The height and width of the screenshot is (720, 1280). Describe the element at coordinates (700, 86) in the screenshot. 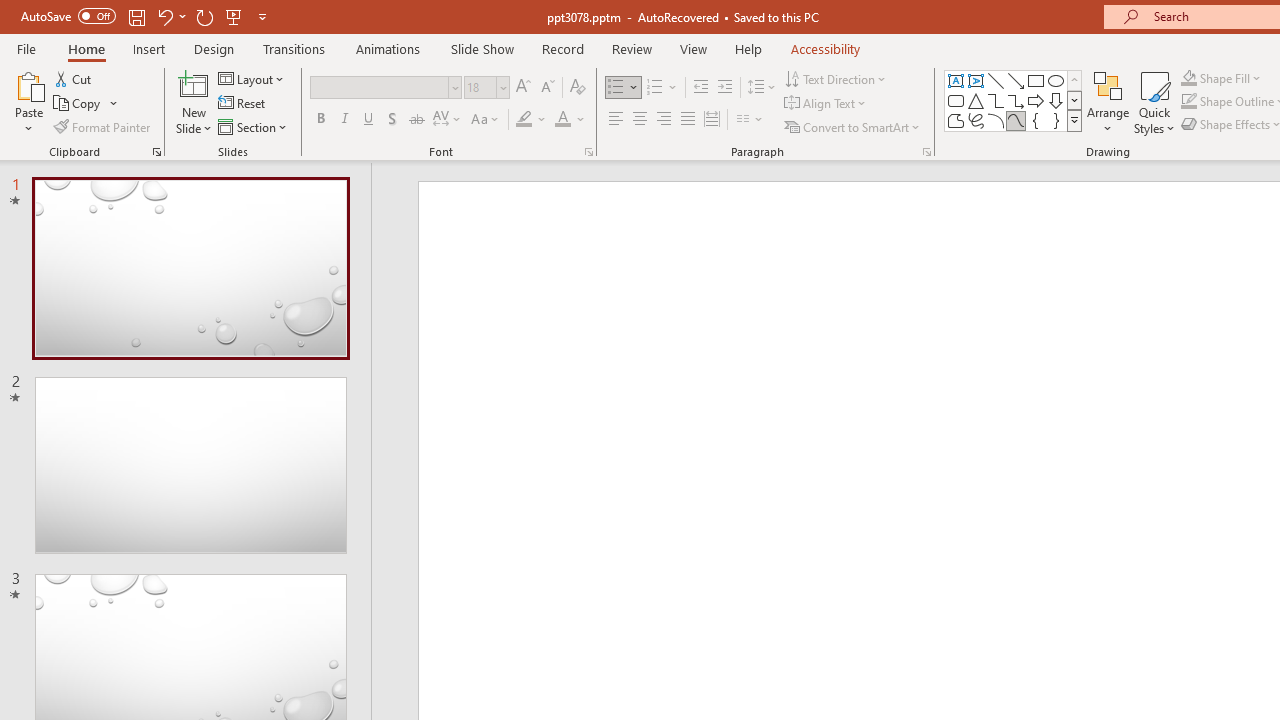

I see `'Decrease Indent'` at that location.